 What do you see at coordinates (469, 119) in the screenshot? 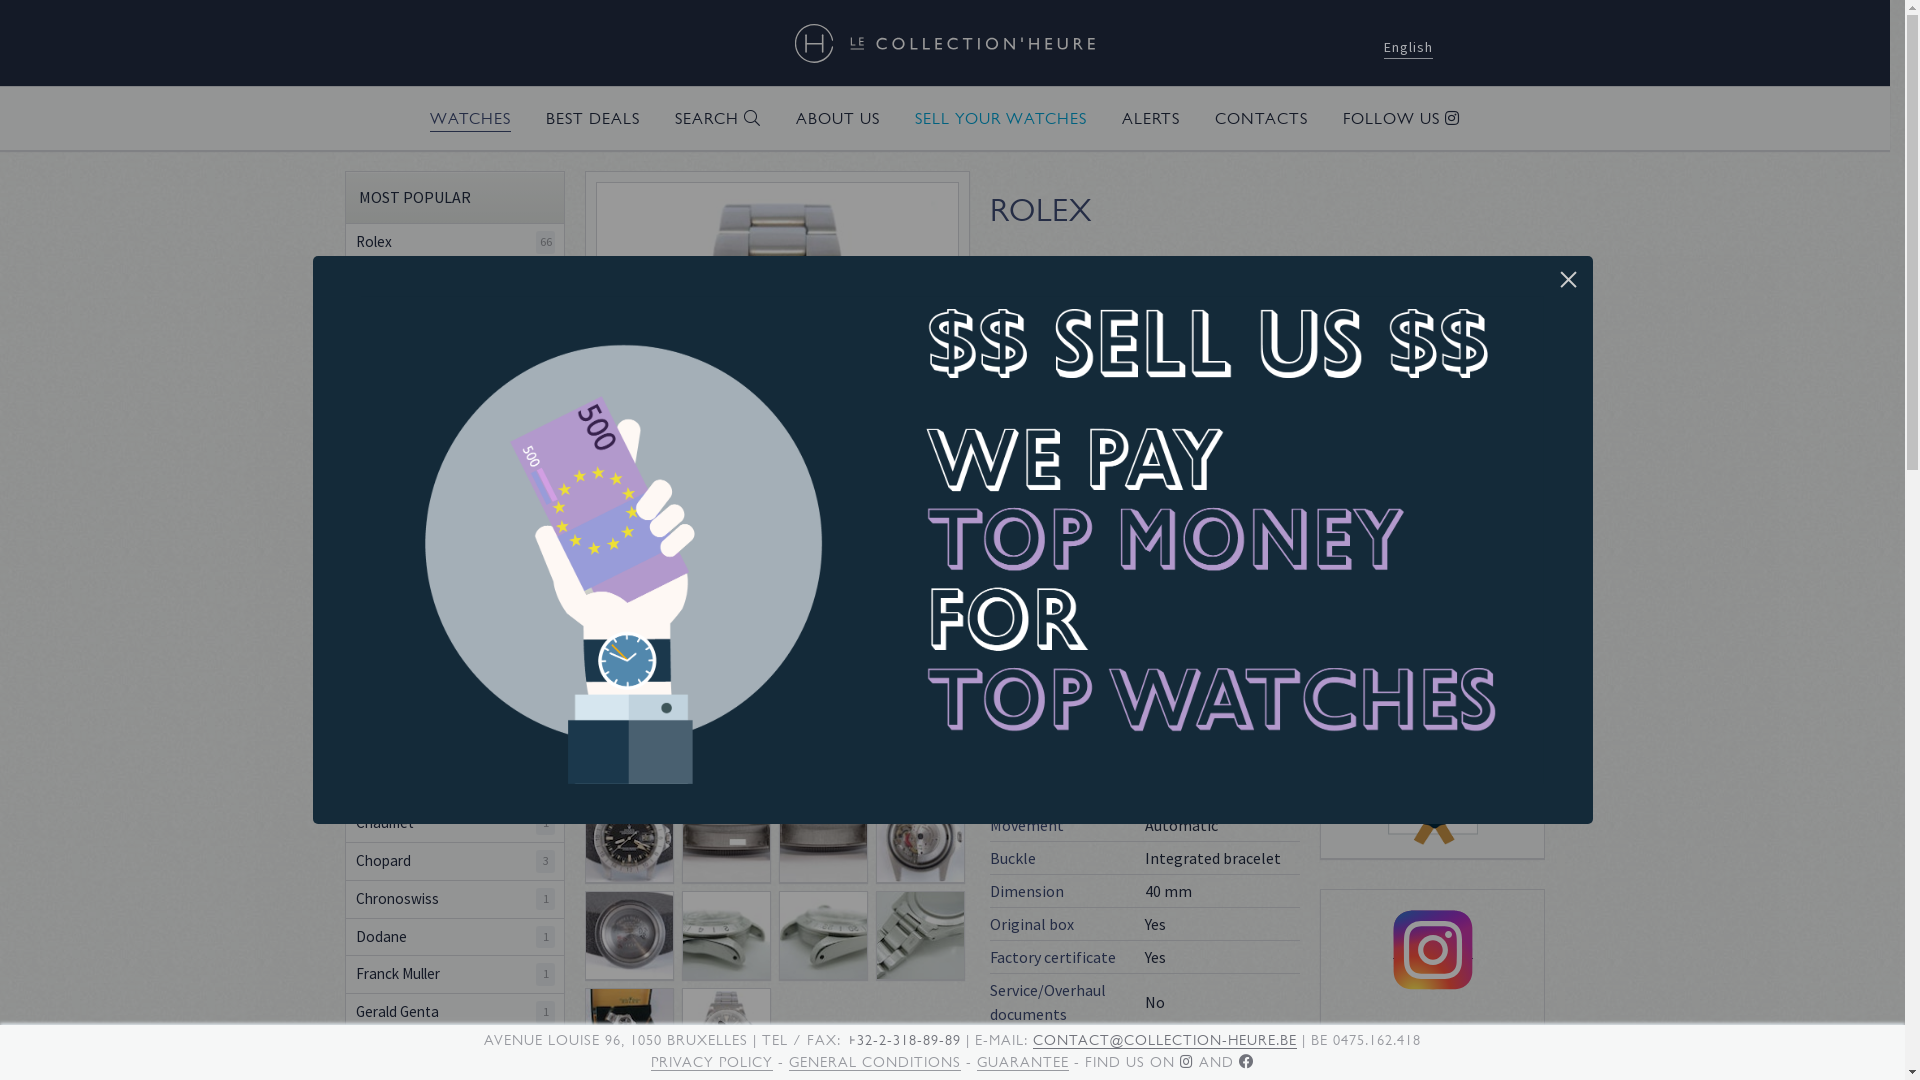
I see `'WATCHES'` at bounding box center [469, 119].